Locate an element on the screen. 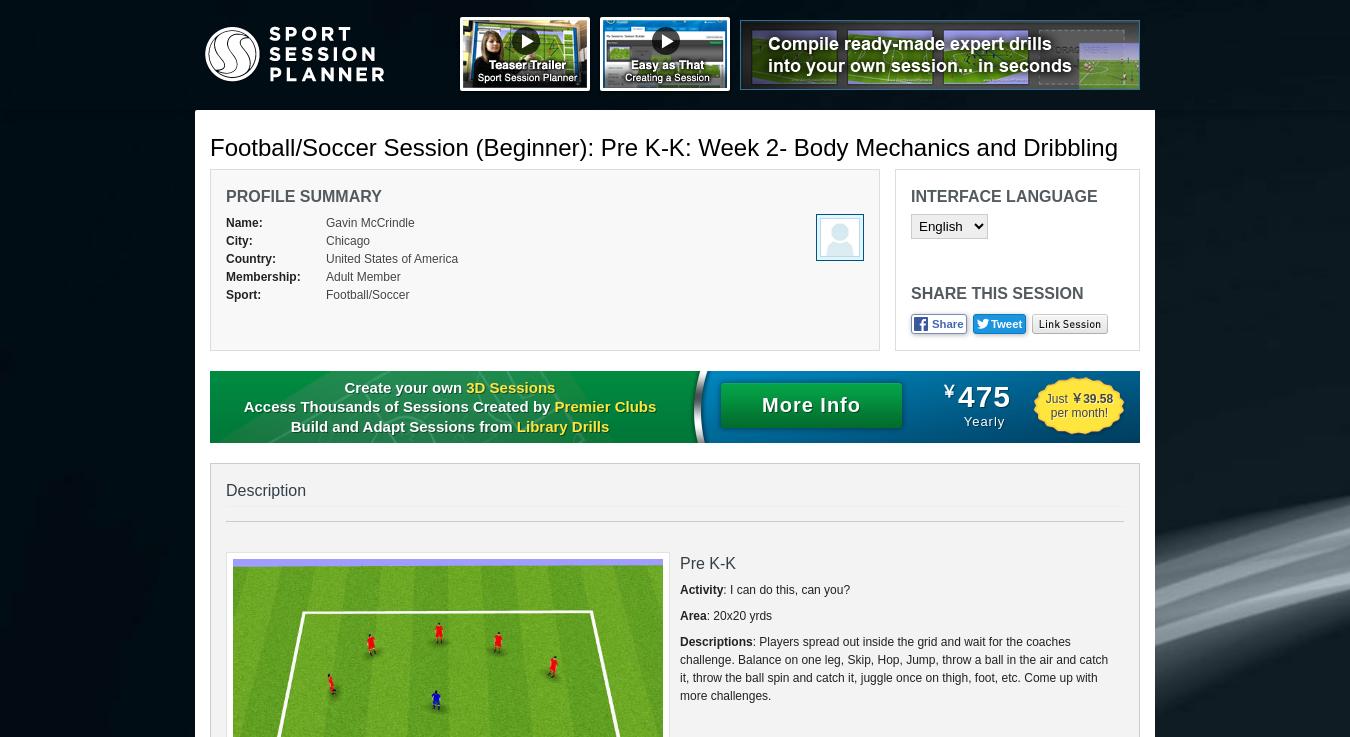 The height and width of the screenshot is (737, 1350). ': 20x20 yrds' is located at coordinates (737, 615).